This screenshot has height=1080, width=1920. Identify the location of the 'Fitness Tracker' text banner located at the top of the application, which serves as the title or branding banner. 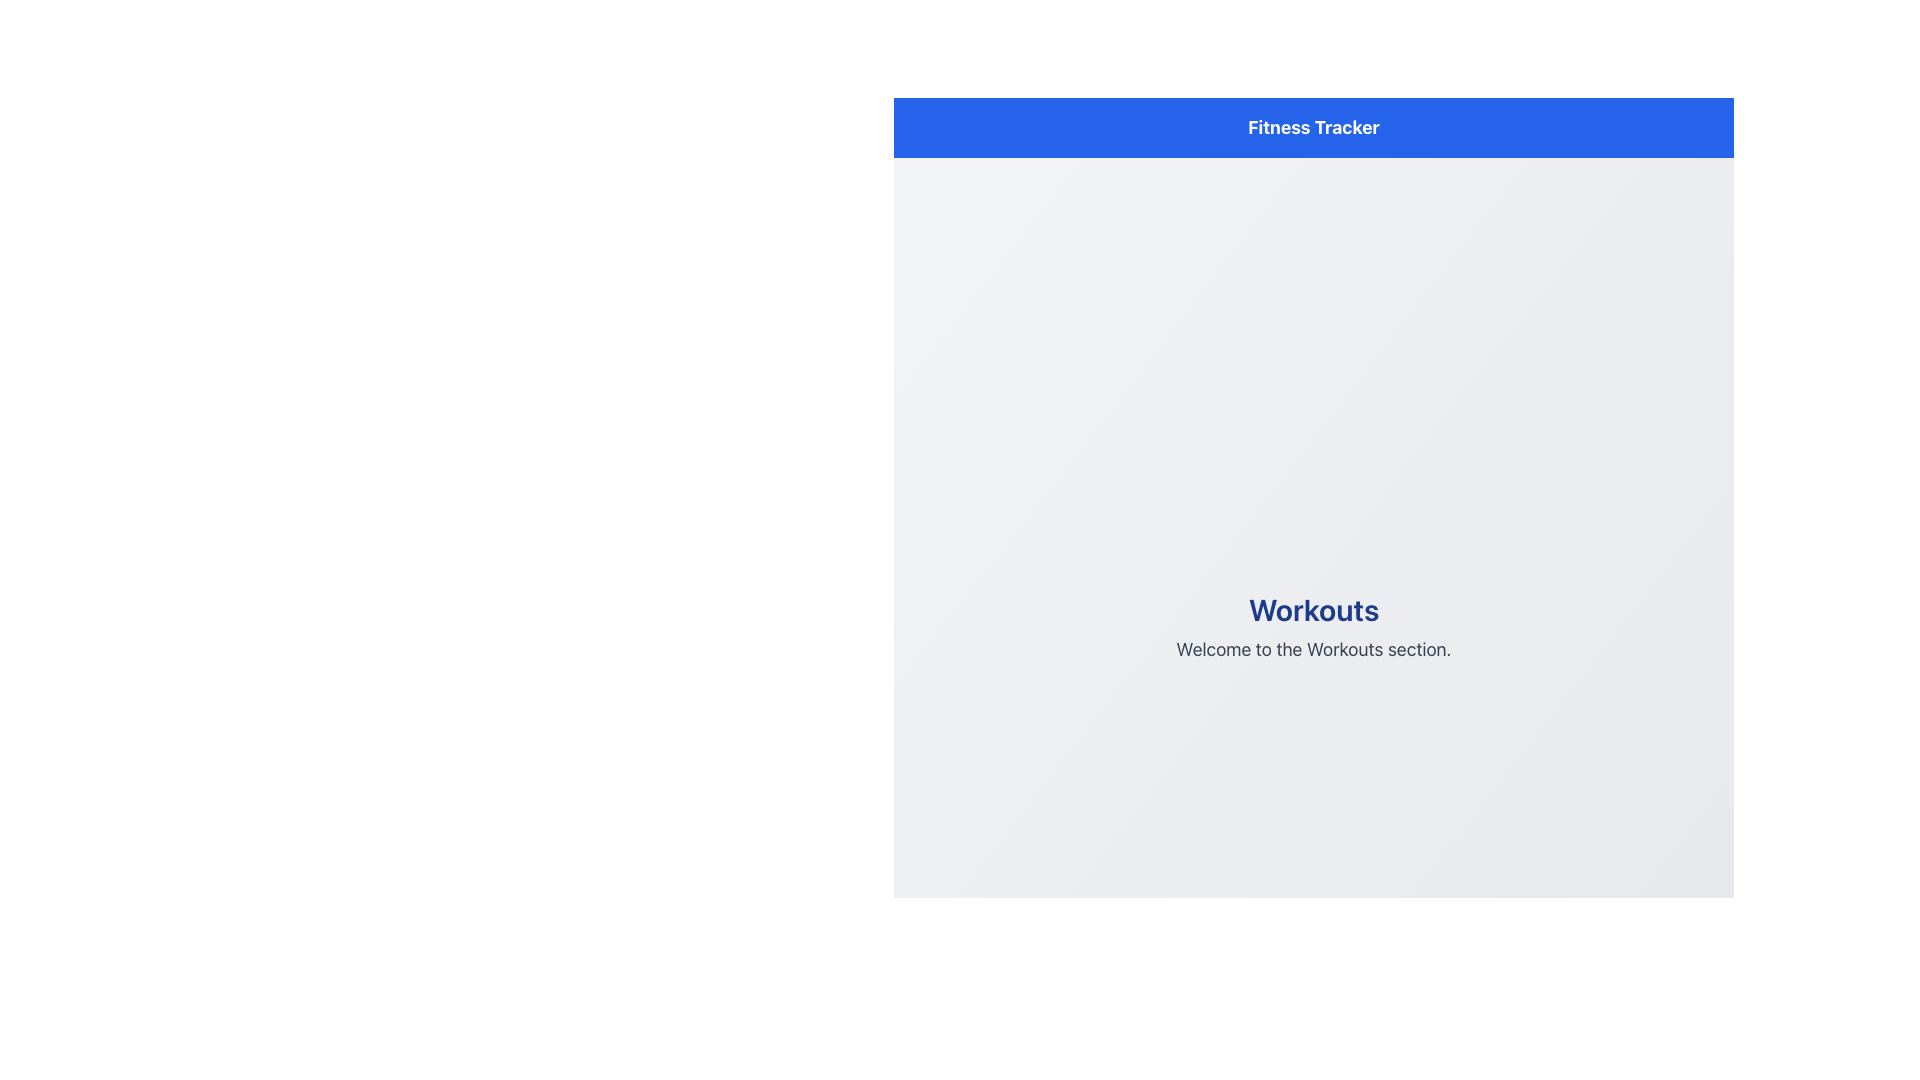
(1314, 127).